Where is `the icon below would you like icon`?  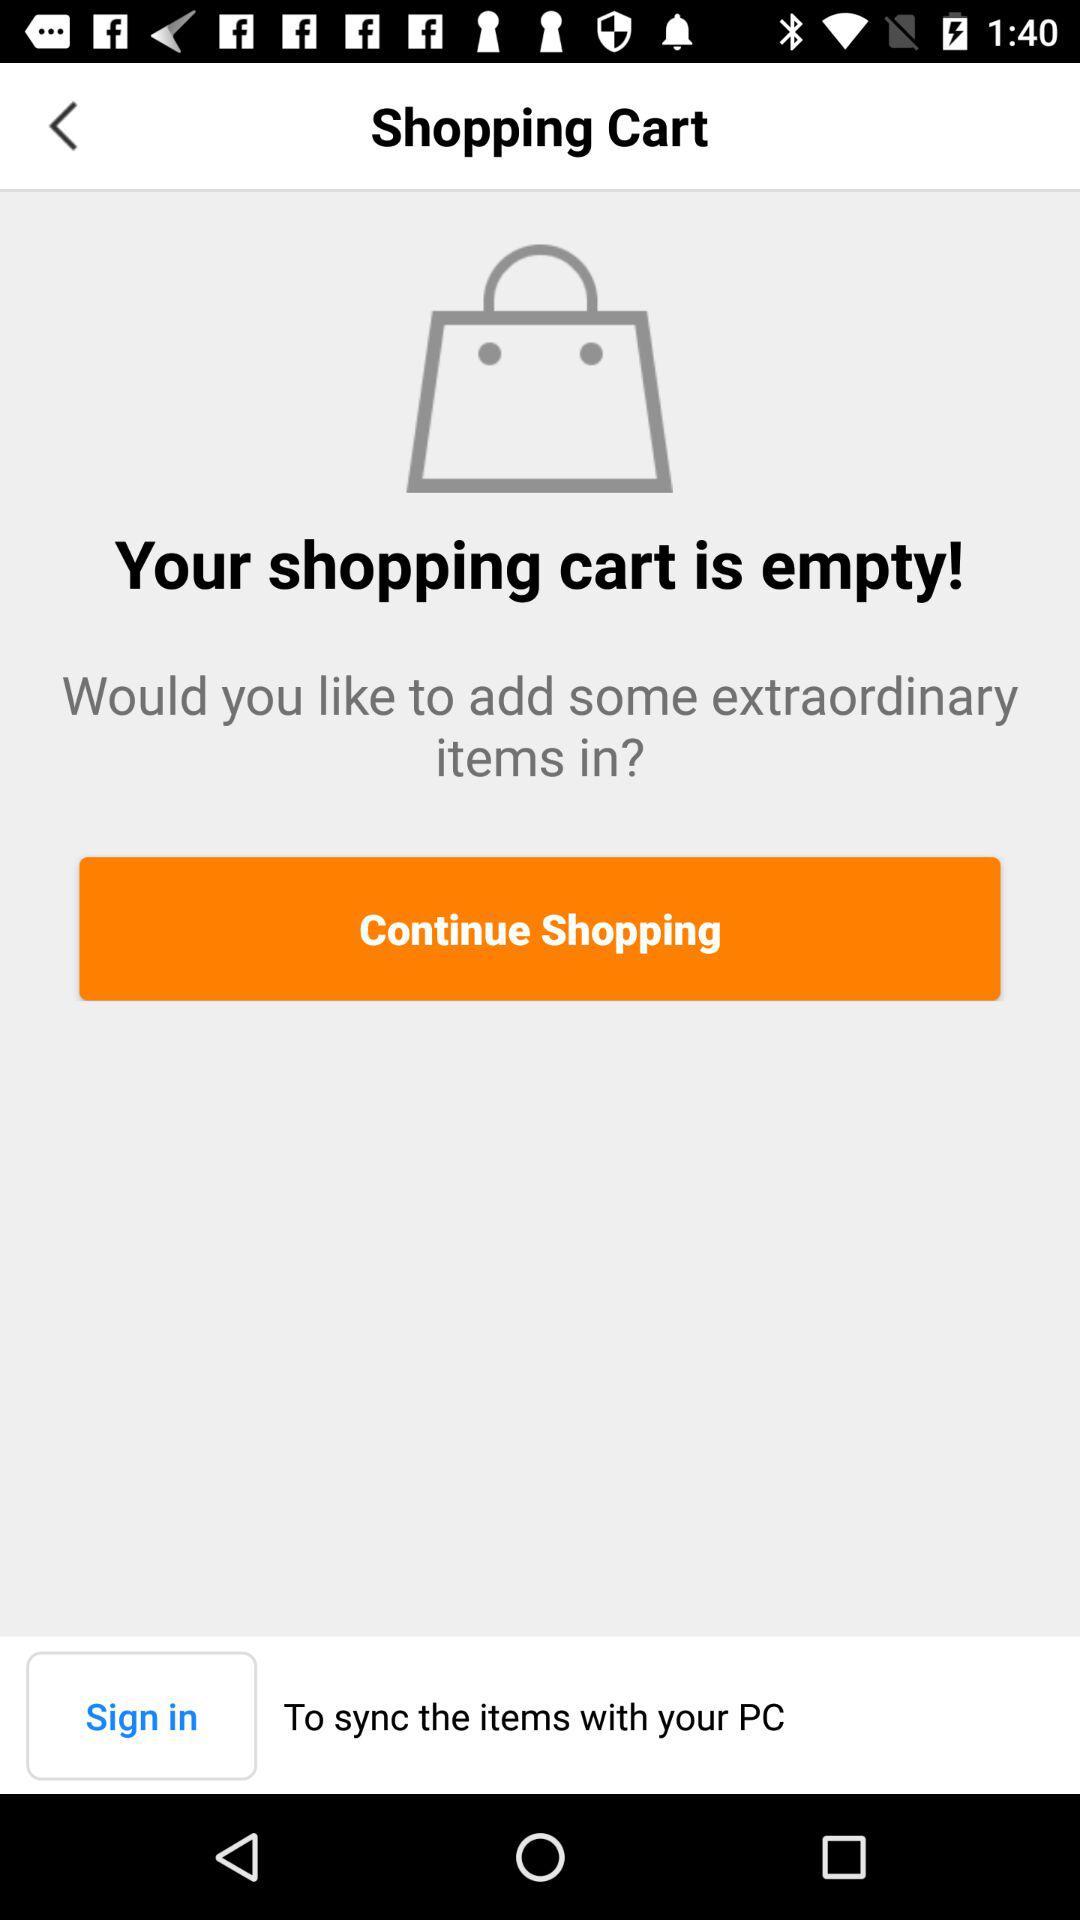 the icon below would you like icon is located at coordinates (540, 927).